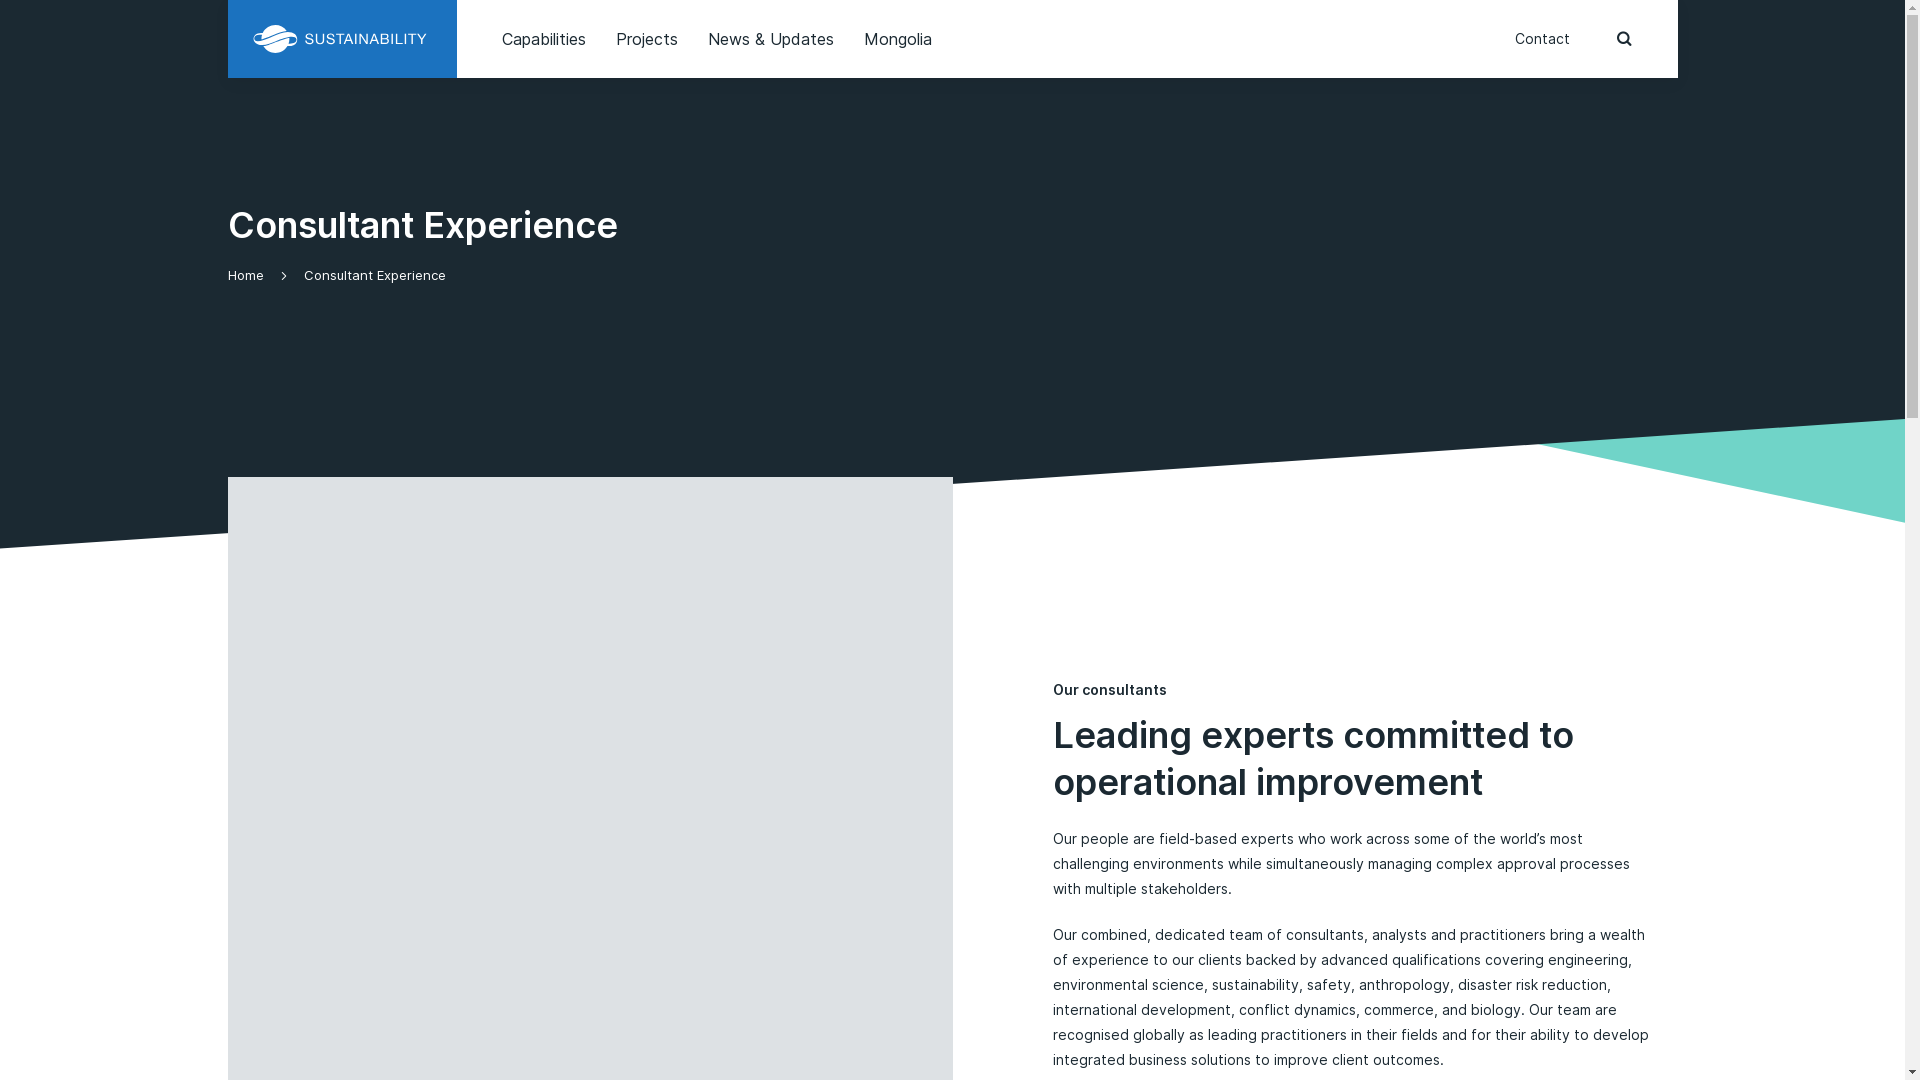 This screenshot has height=1080, width=1920. I want to click on 'Sustainability WA', so click(342, 38).